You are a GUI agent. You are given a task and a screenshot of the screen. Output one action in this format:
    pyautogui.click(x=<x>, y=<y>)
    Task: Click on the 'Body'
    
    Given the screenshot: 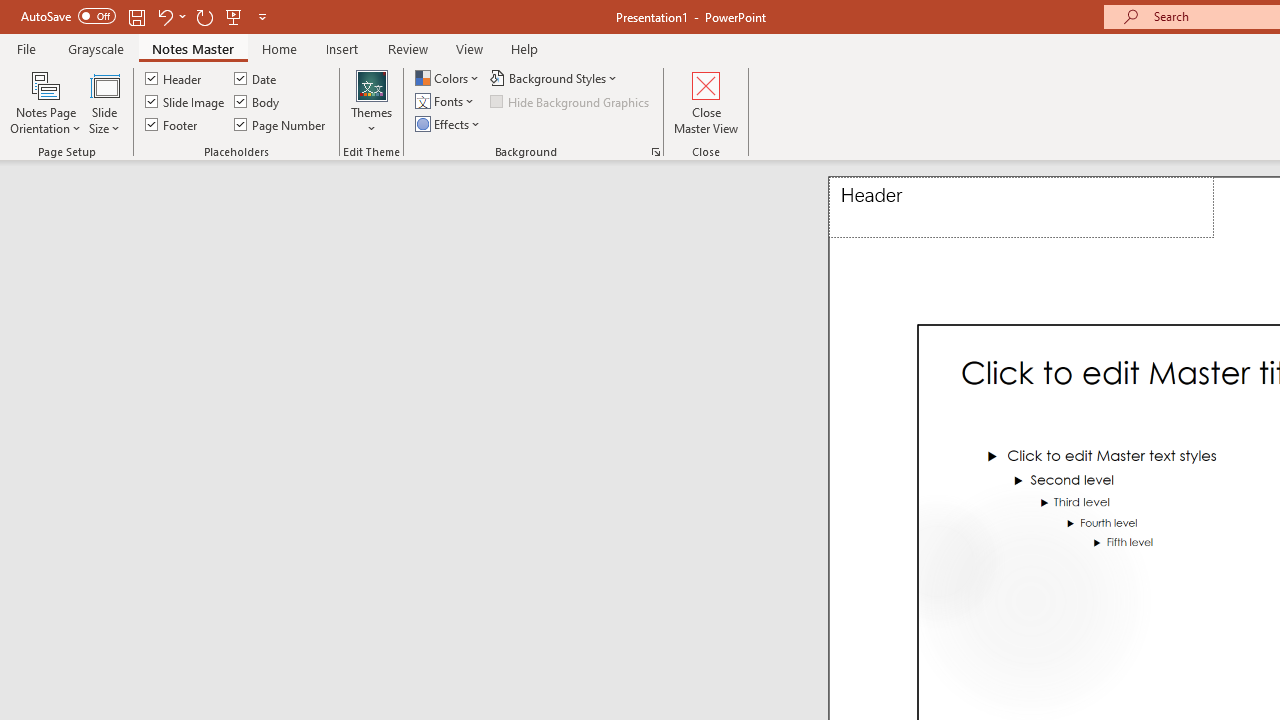 What is the action you would take?
    pyautogui.click(x=256, y=101)
    